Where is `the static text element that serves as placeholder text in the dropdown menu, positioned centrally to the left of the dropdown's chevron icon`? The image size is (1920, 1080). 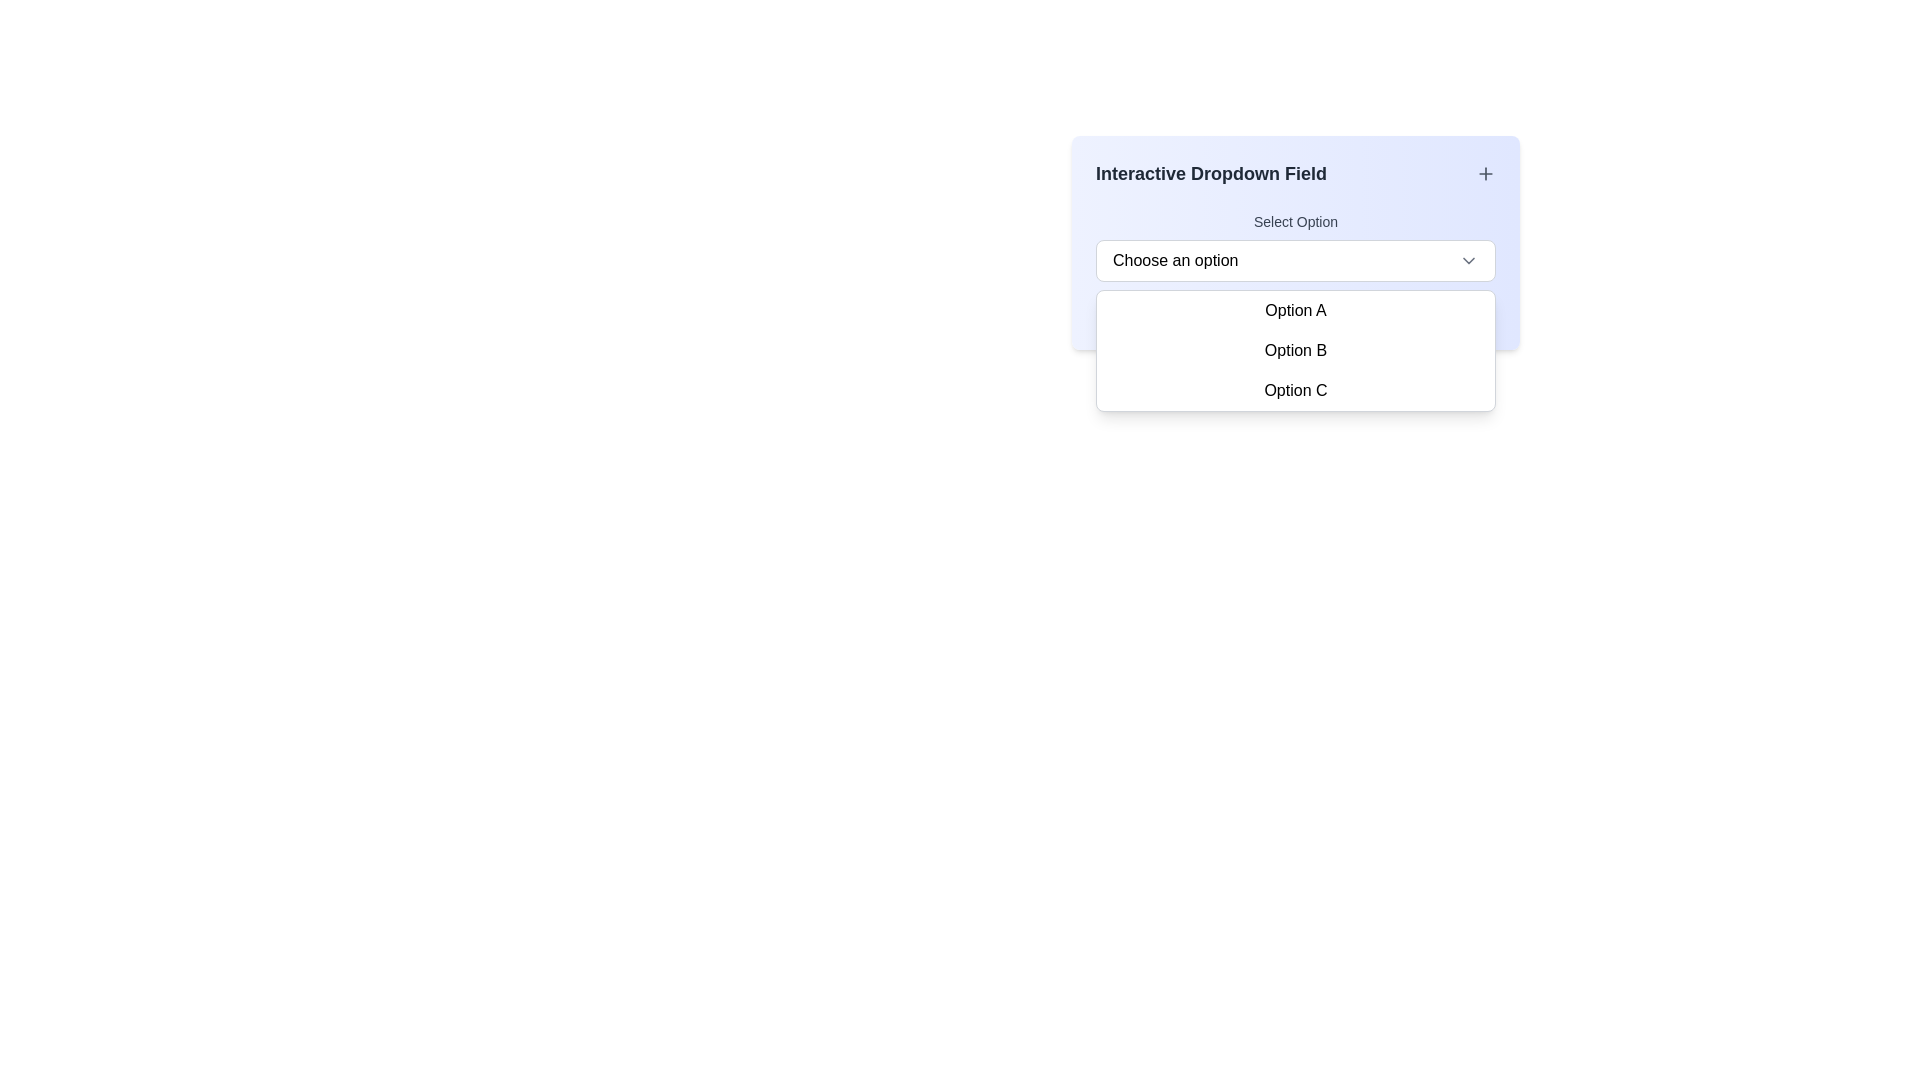 the static text element that serves as placeholder text in the dropdown menu, positioned centrally to the left of the dropdown's chevron icon is located at coordinates (1175, 260).